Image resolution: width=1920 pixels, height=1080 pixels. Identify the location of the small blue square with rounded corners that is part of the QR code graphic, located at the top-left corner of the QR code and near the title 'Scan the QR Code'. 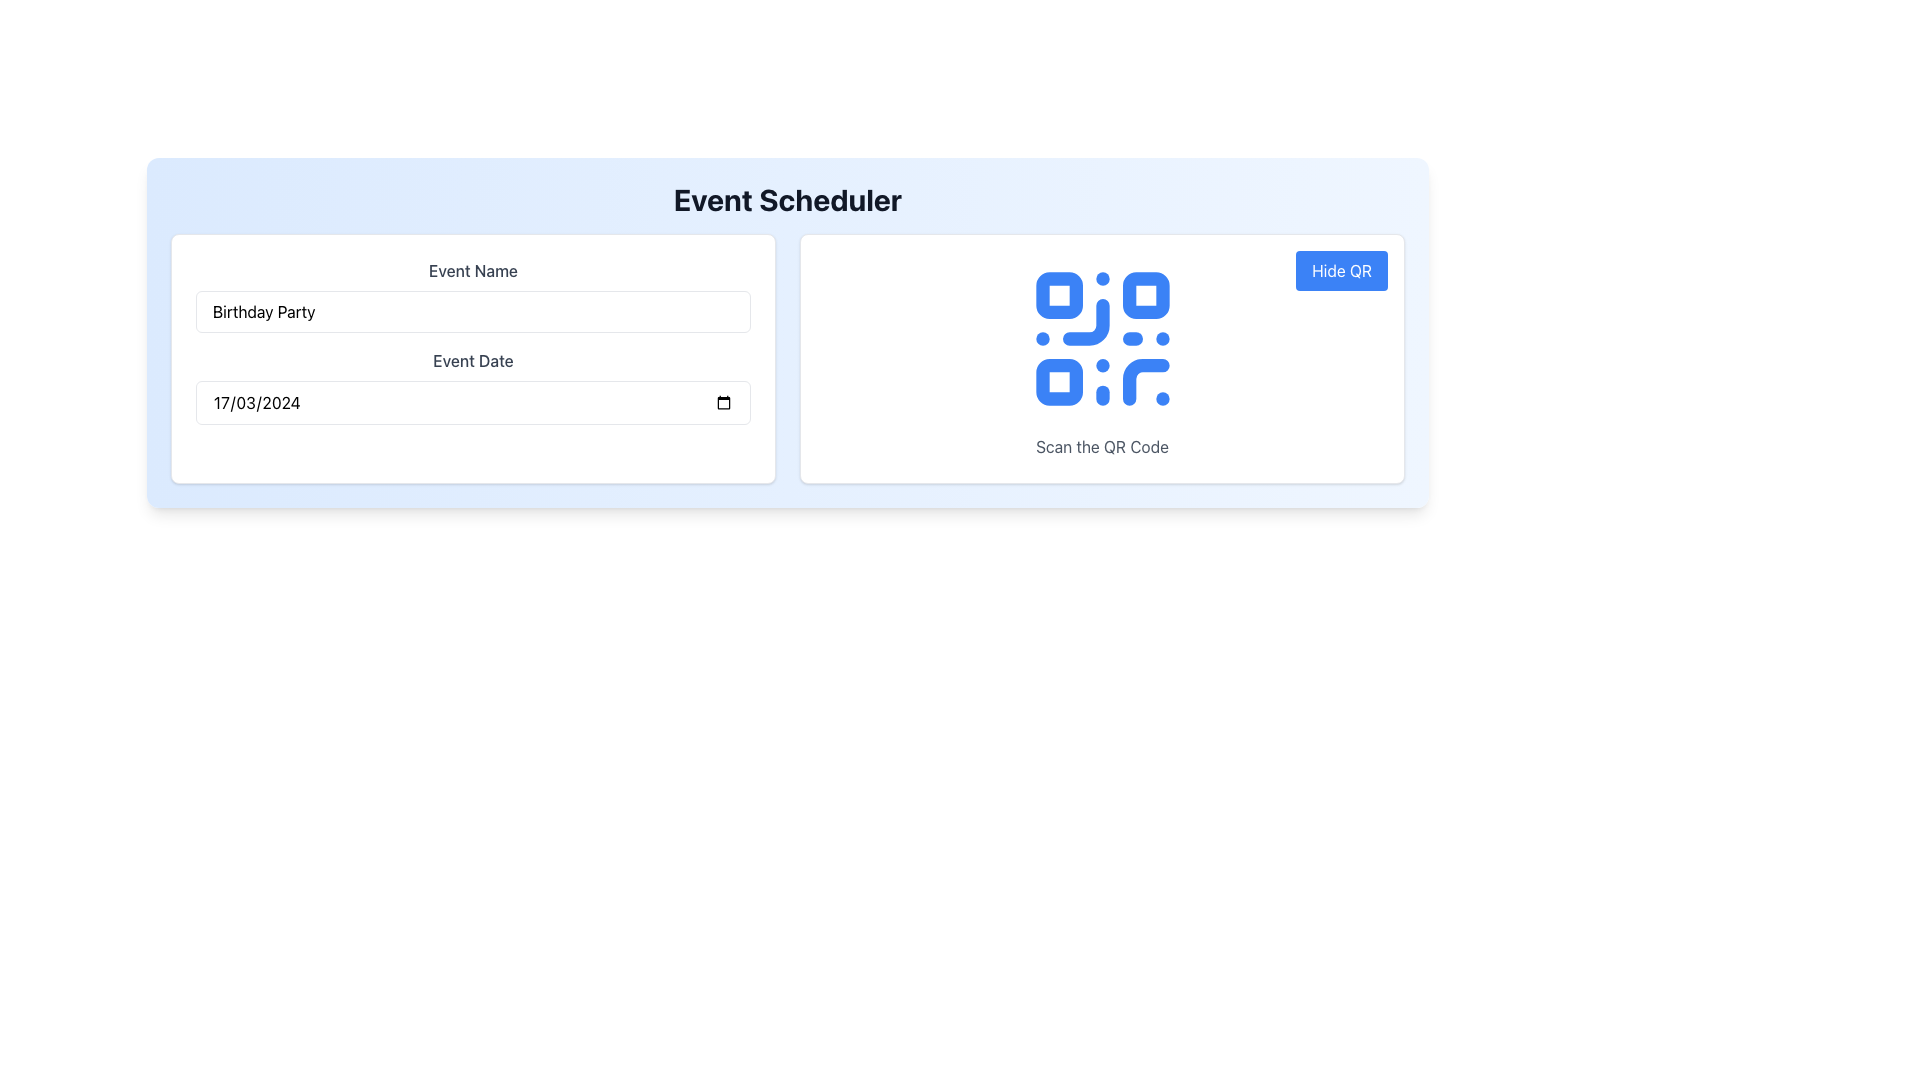
(1058, 295).